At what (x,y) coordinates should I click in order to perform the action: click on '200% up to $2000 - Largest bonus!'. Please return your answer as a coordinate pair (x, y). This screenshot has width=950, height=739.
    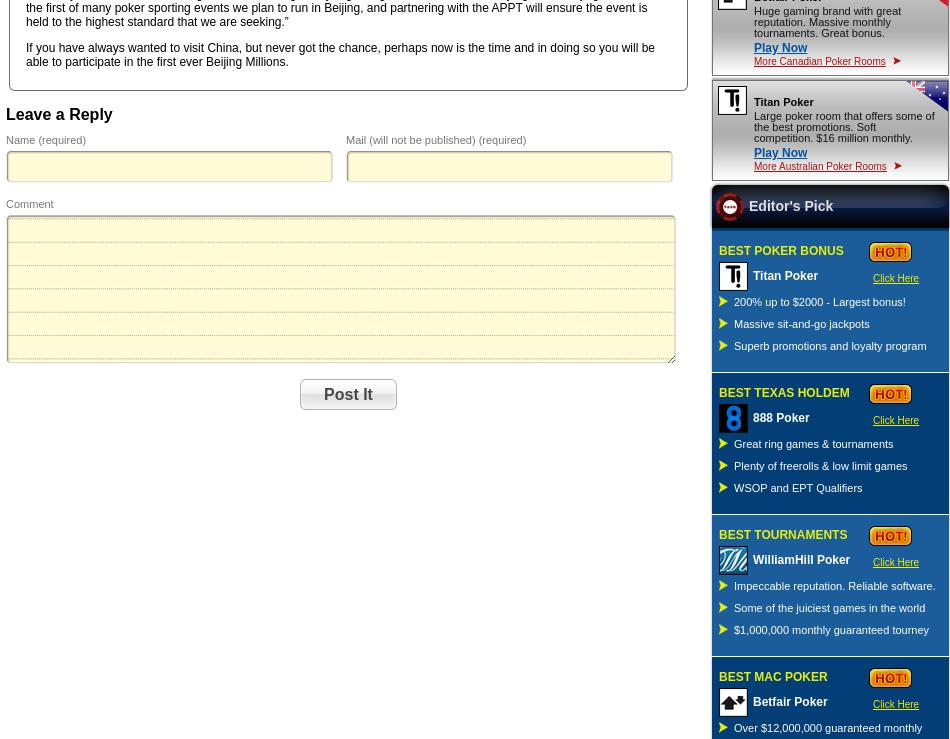
    Looking at the image, I should click on (818, 299).